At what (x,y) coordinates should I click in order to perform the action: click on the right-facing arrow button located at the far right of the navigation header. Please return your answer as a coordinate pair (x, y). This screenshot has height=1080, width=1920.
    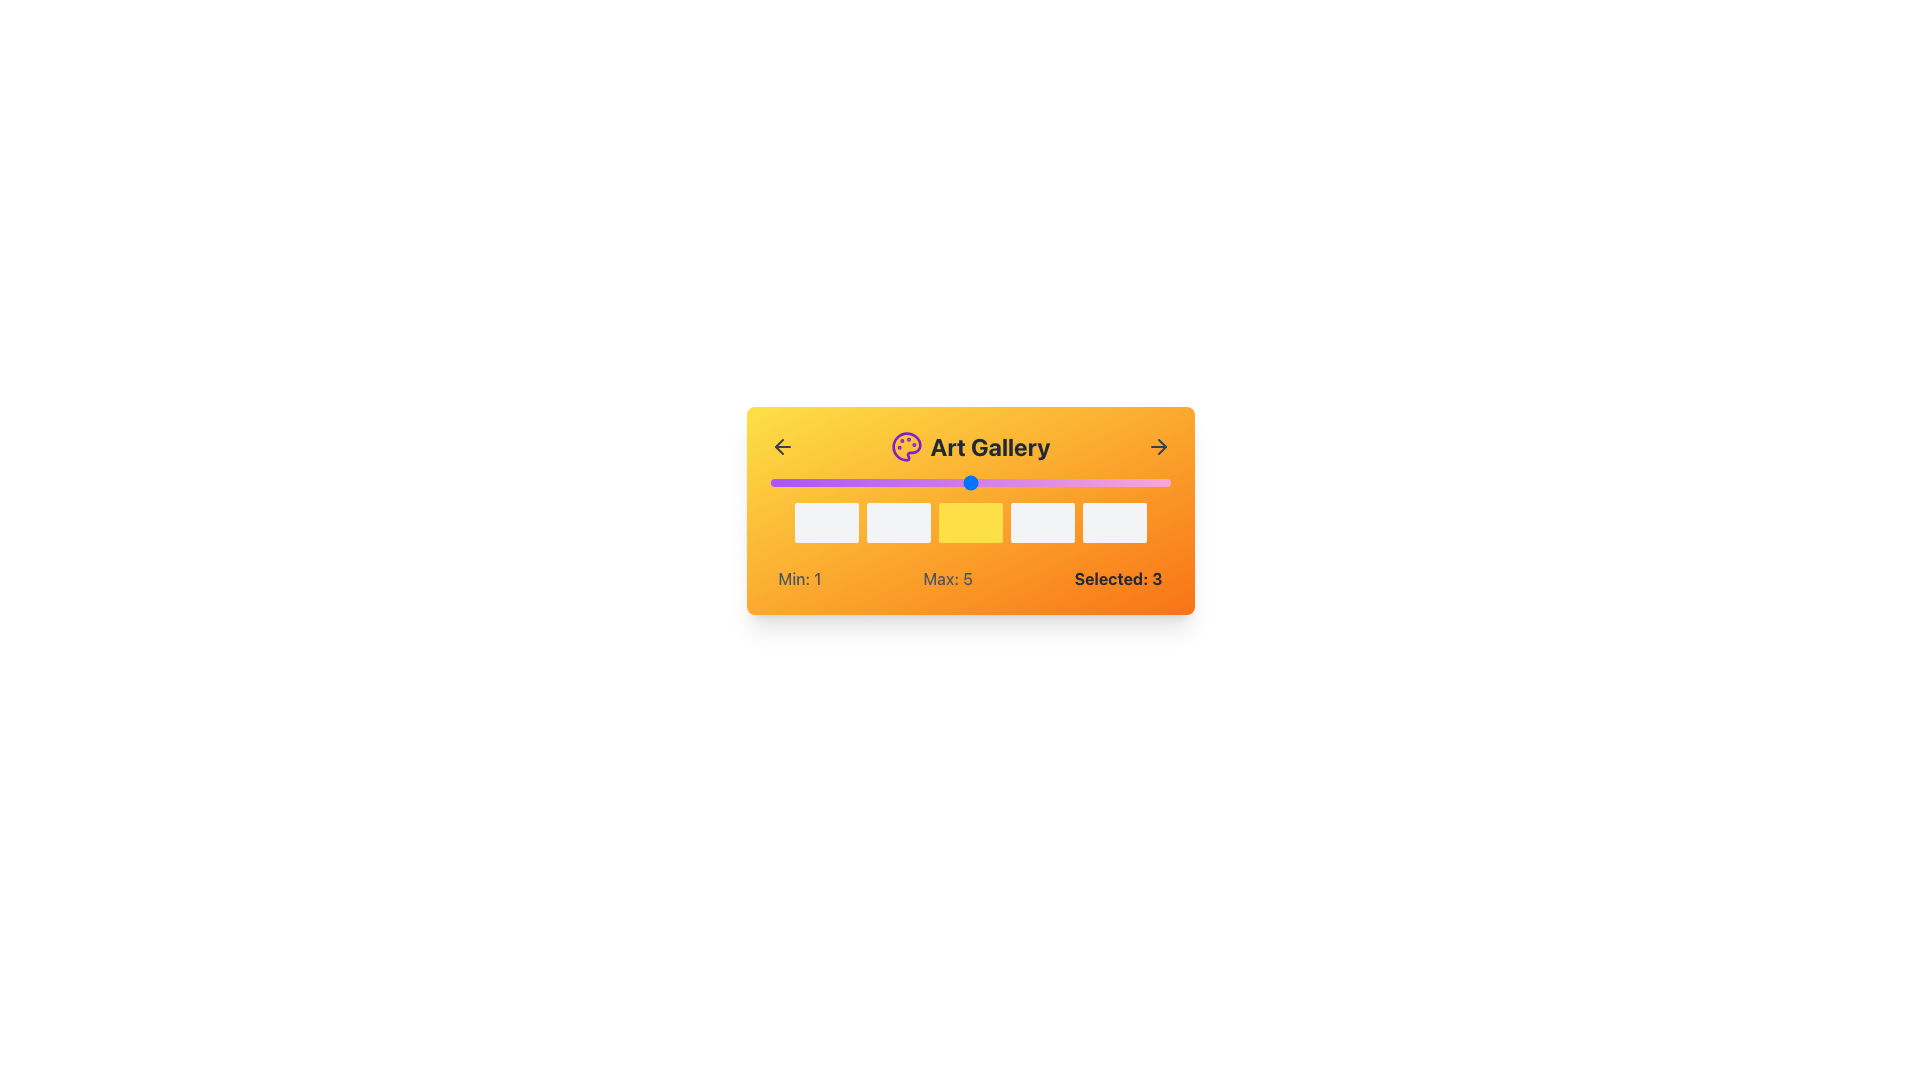
    Looking at the image, I should click on (1158, 446).